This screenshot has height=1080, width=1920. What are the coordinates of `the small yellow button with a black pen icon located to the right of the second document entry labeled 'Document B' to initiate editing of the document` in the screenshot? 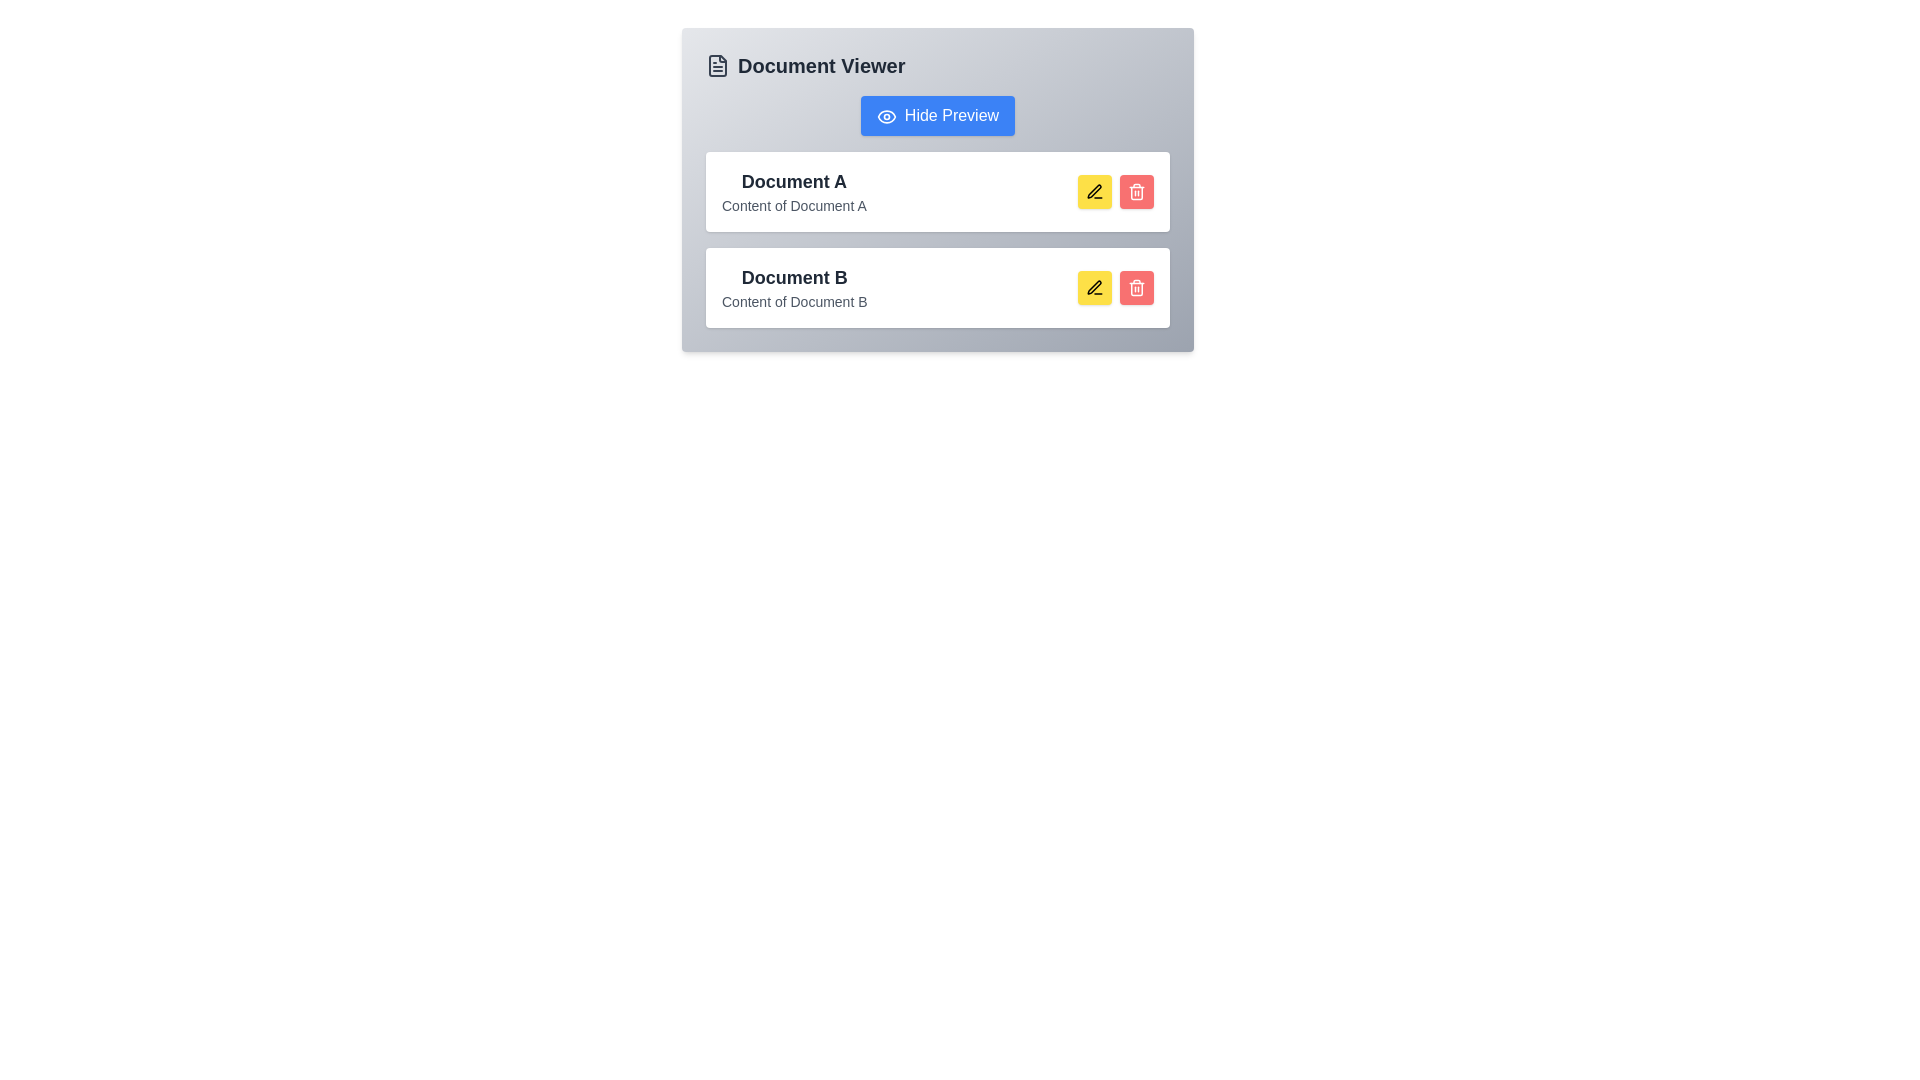 It's located at (1093, 288).